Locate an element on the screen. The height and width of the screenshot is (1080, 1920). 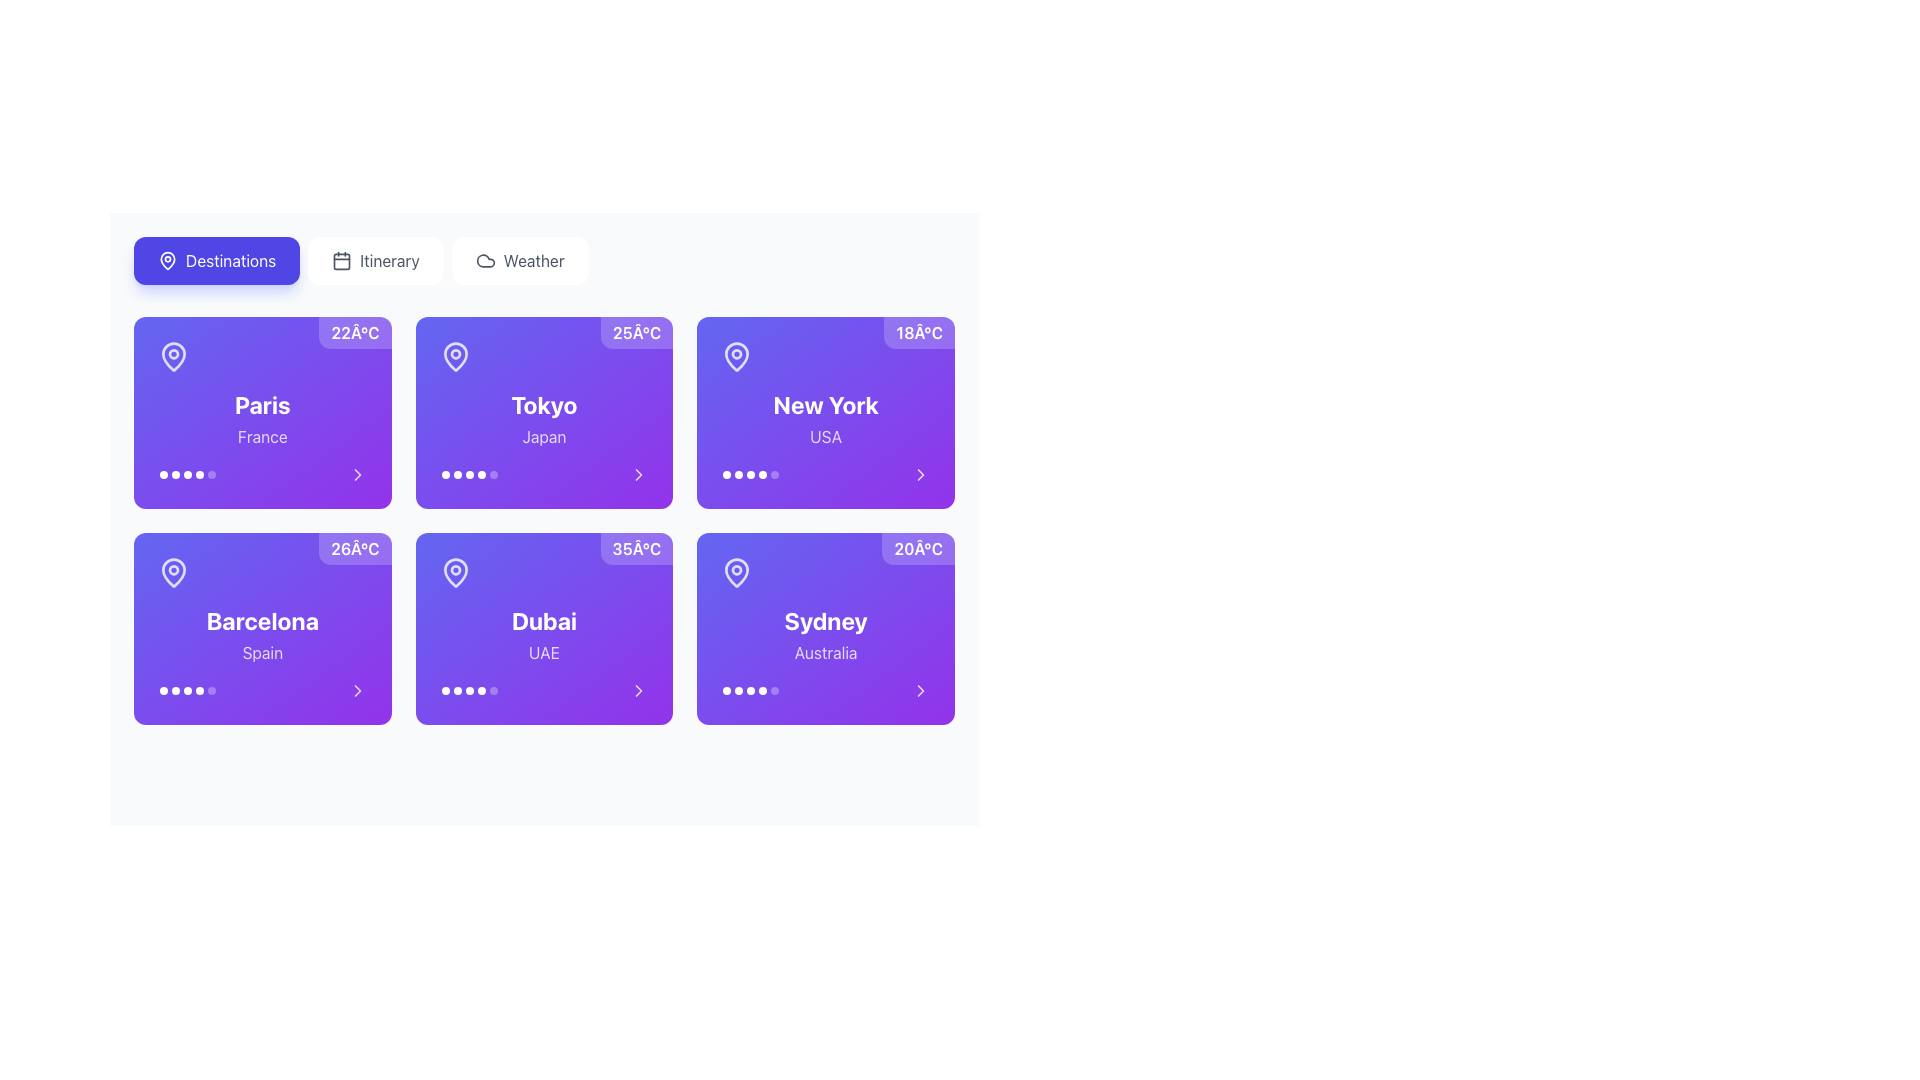
the temperature label displaying '20°C' with a white font on a semi-transparent background, located at the top-right corner of the purple Sydney card is located at coordinates (917, 548).